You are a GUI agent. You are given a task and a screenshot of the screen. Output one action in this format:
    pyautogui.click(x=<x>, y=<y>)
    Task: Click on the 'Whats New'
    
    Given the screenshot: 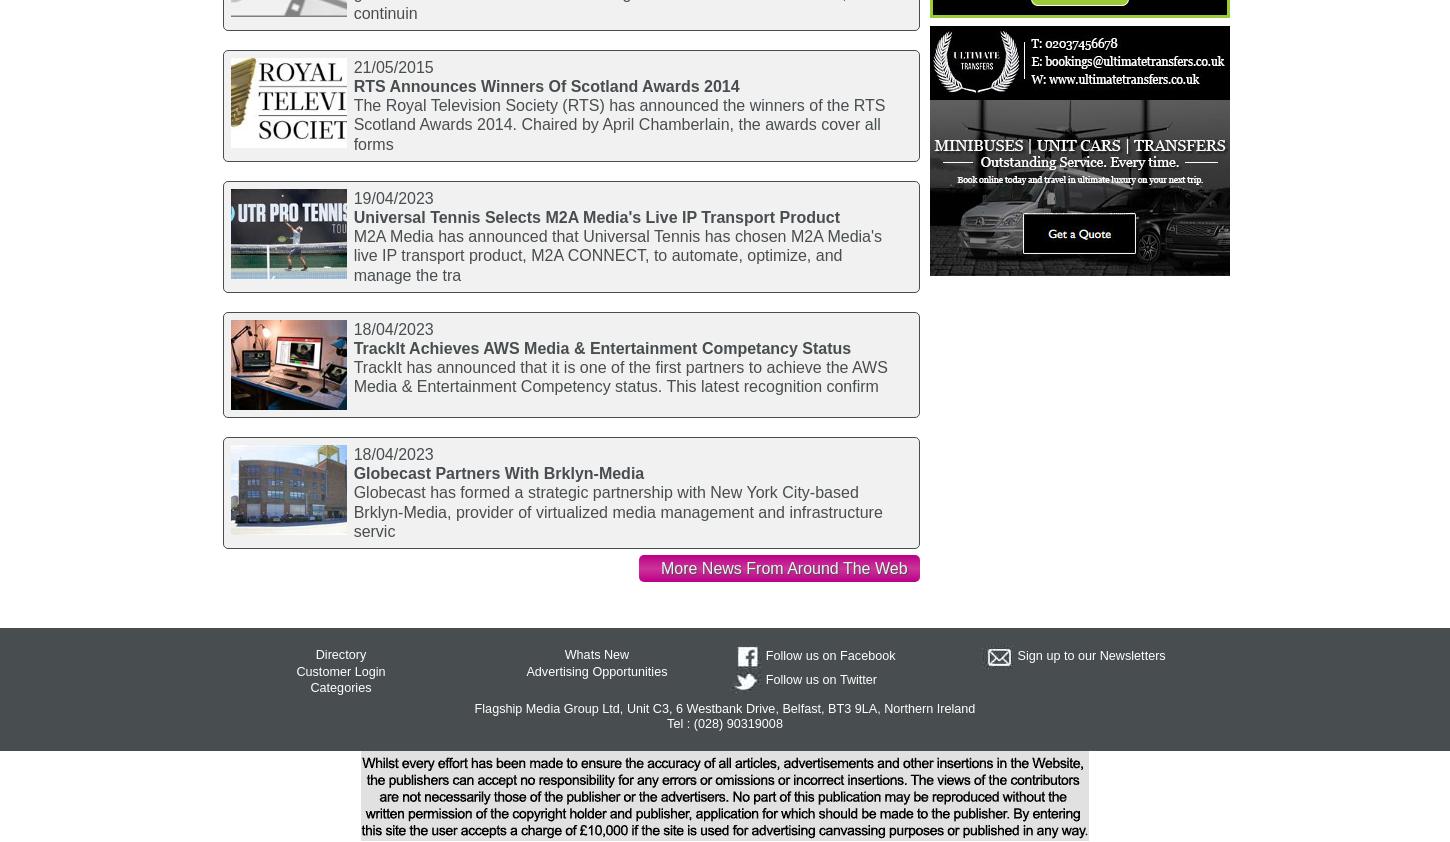 What is the action you would take?
    pyautogui.click(x=596, y=654)
    